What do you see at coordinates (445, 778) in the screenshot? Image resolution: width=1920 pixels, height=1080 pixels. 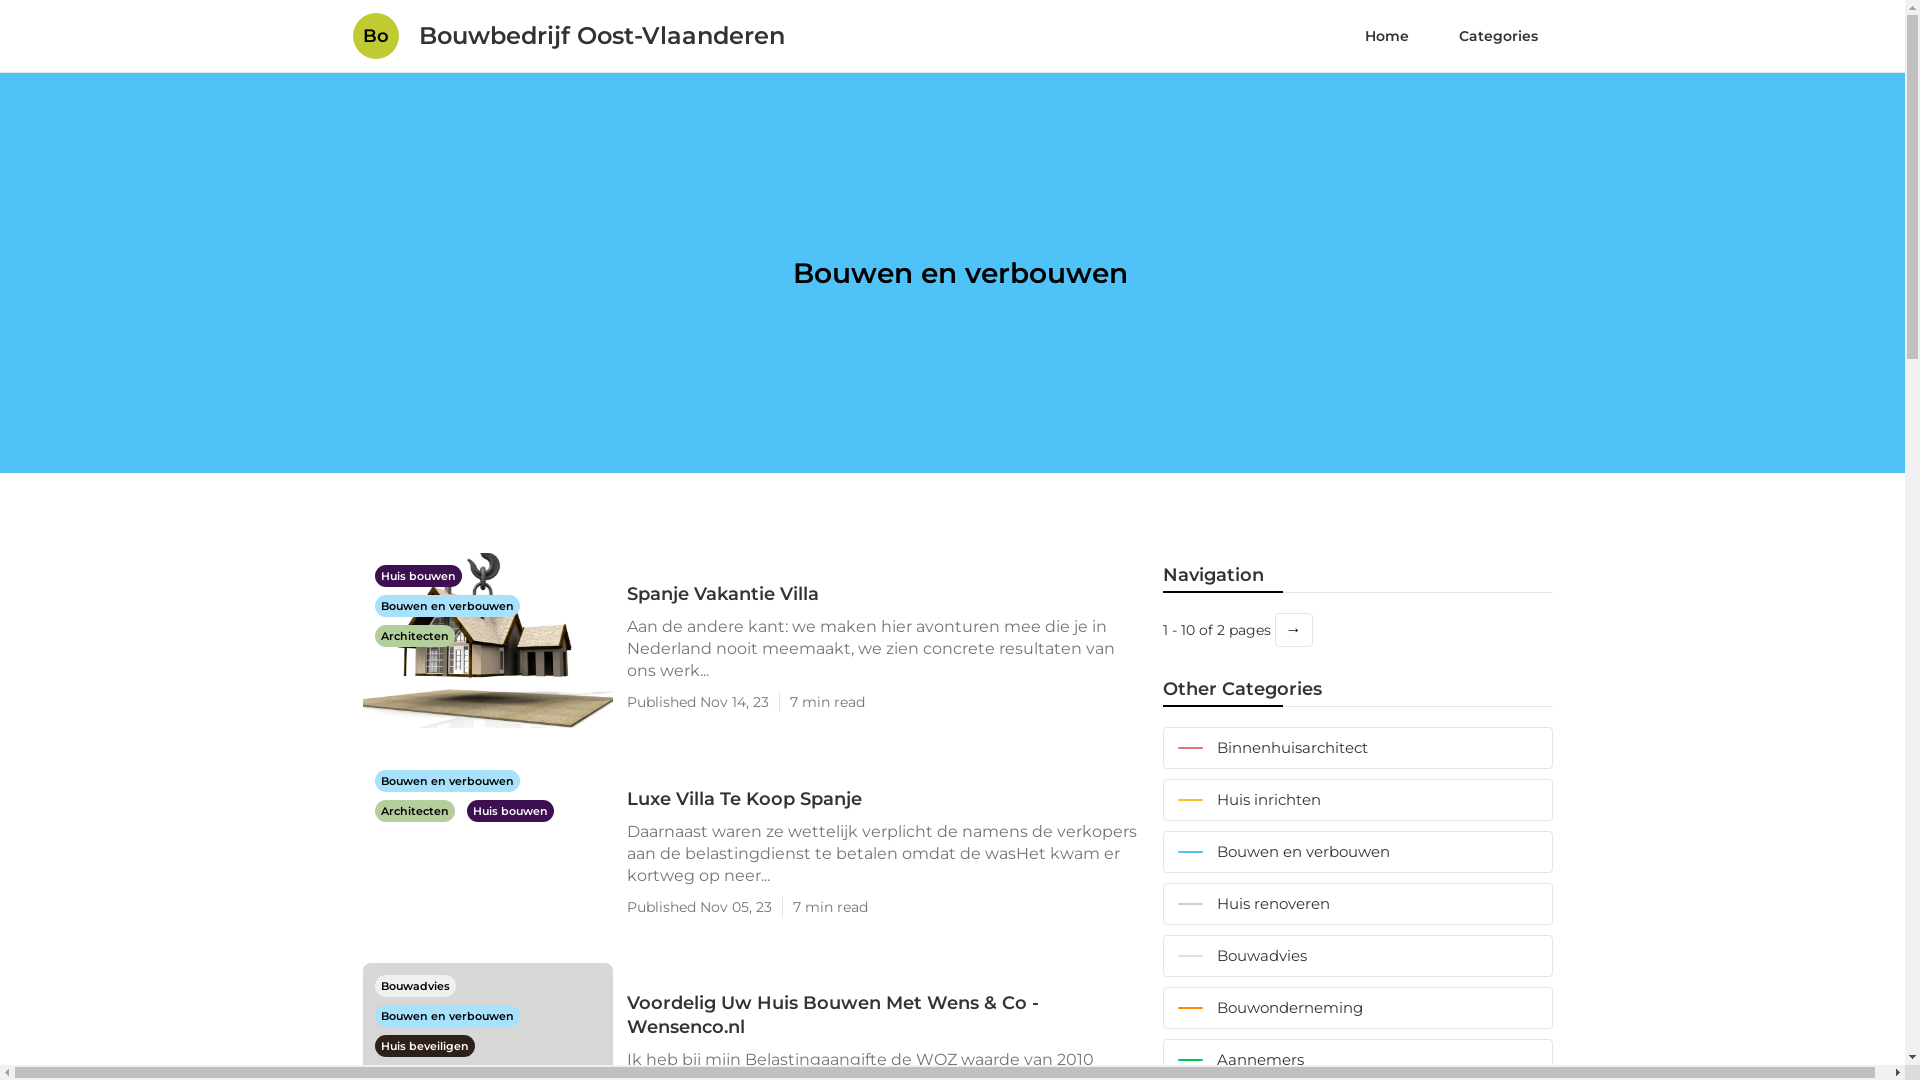 I see `'Bouwen en verbouwen'` at bounding box center [445, 778].